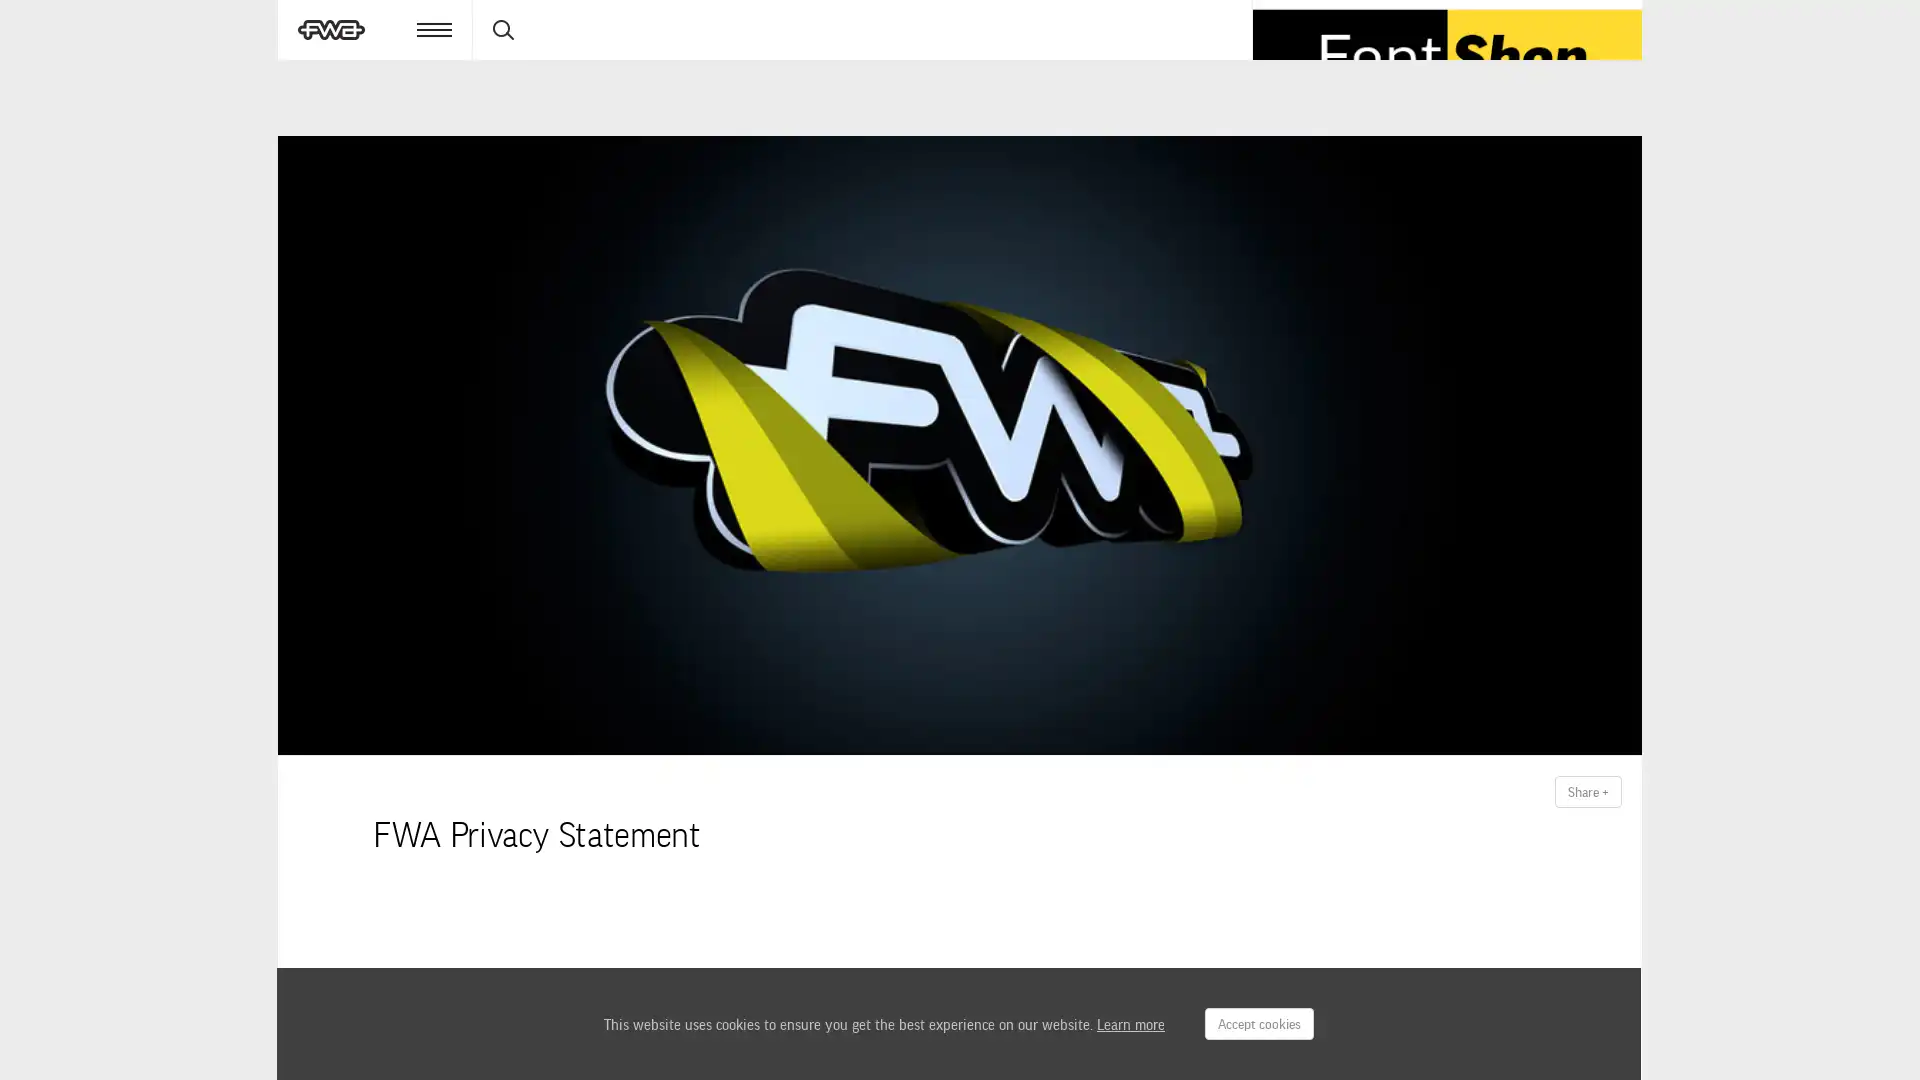  Describe the element at coordinates (1587, 792) in the screenshot. I see `Share +` at that location.